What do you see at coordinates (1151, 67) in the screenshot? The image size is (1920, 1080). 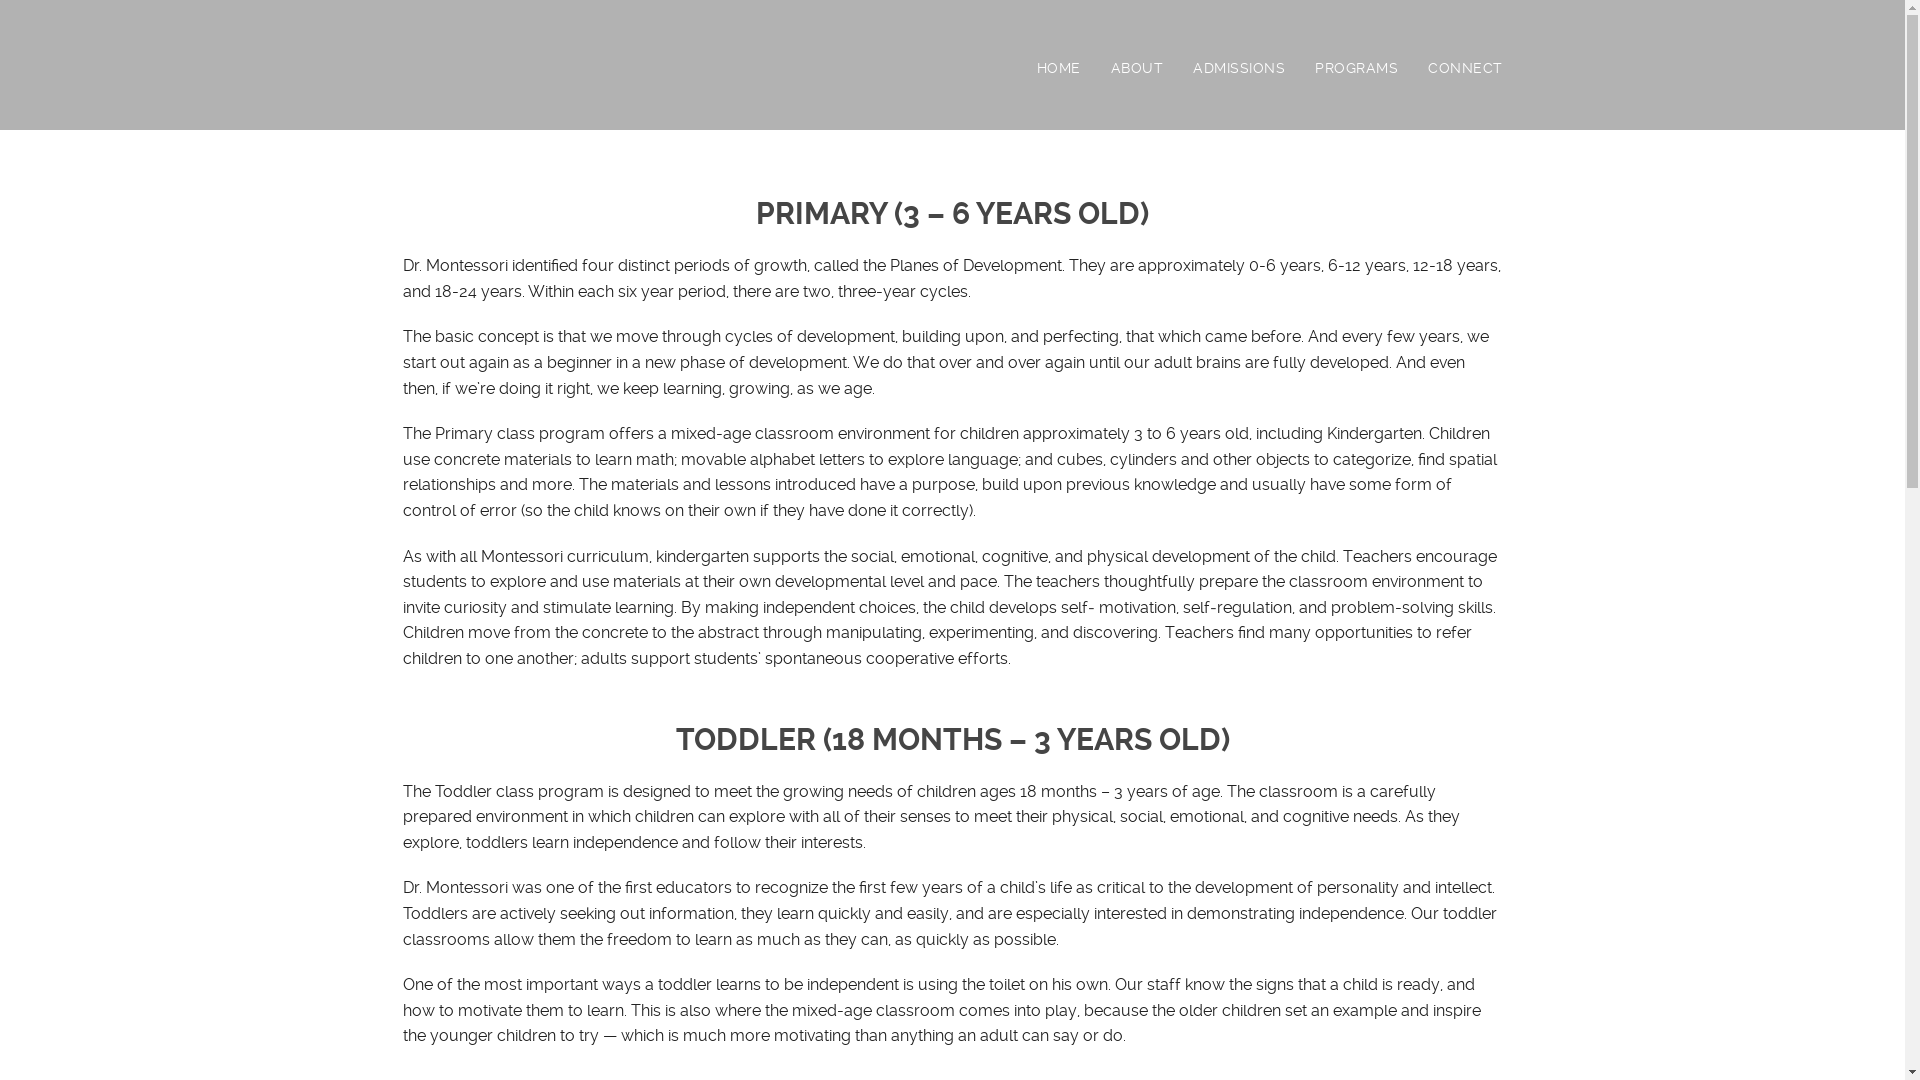 I see `'ABOUT'` at bounding box center [1151, 67].